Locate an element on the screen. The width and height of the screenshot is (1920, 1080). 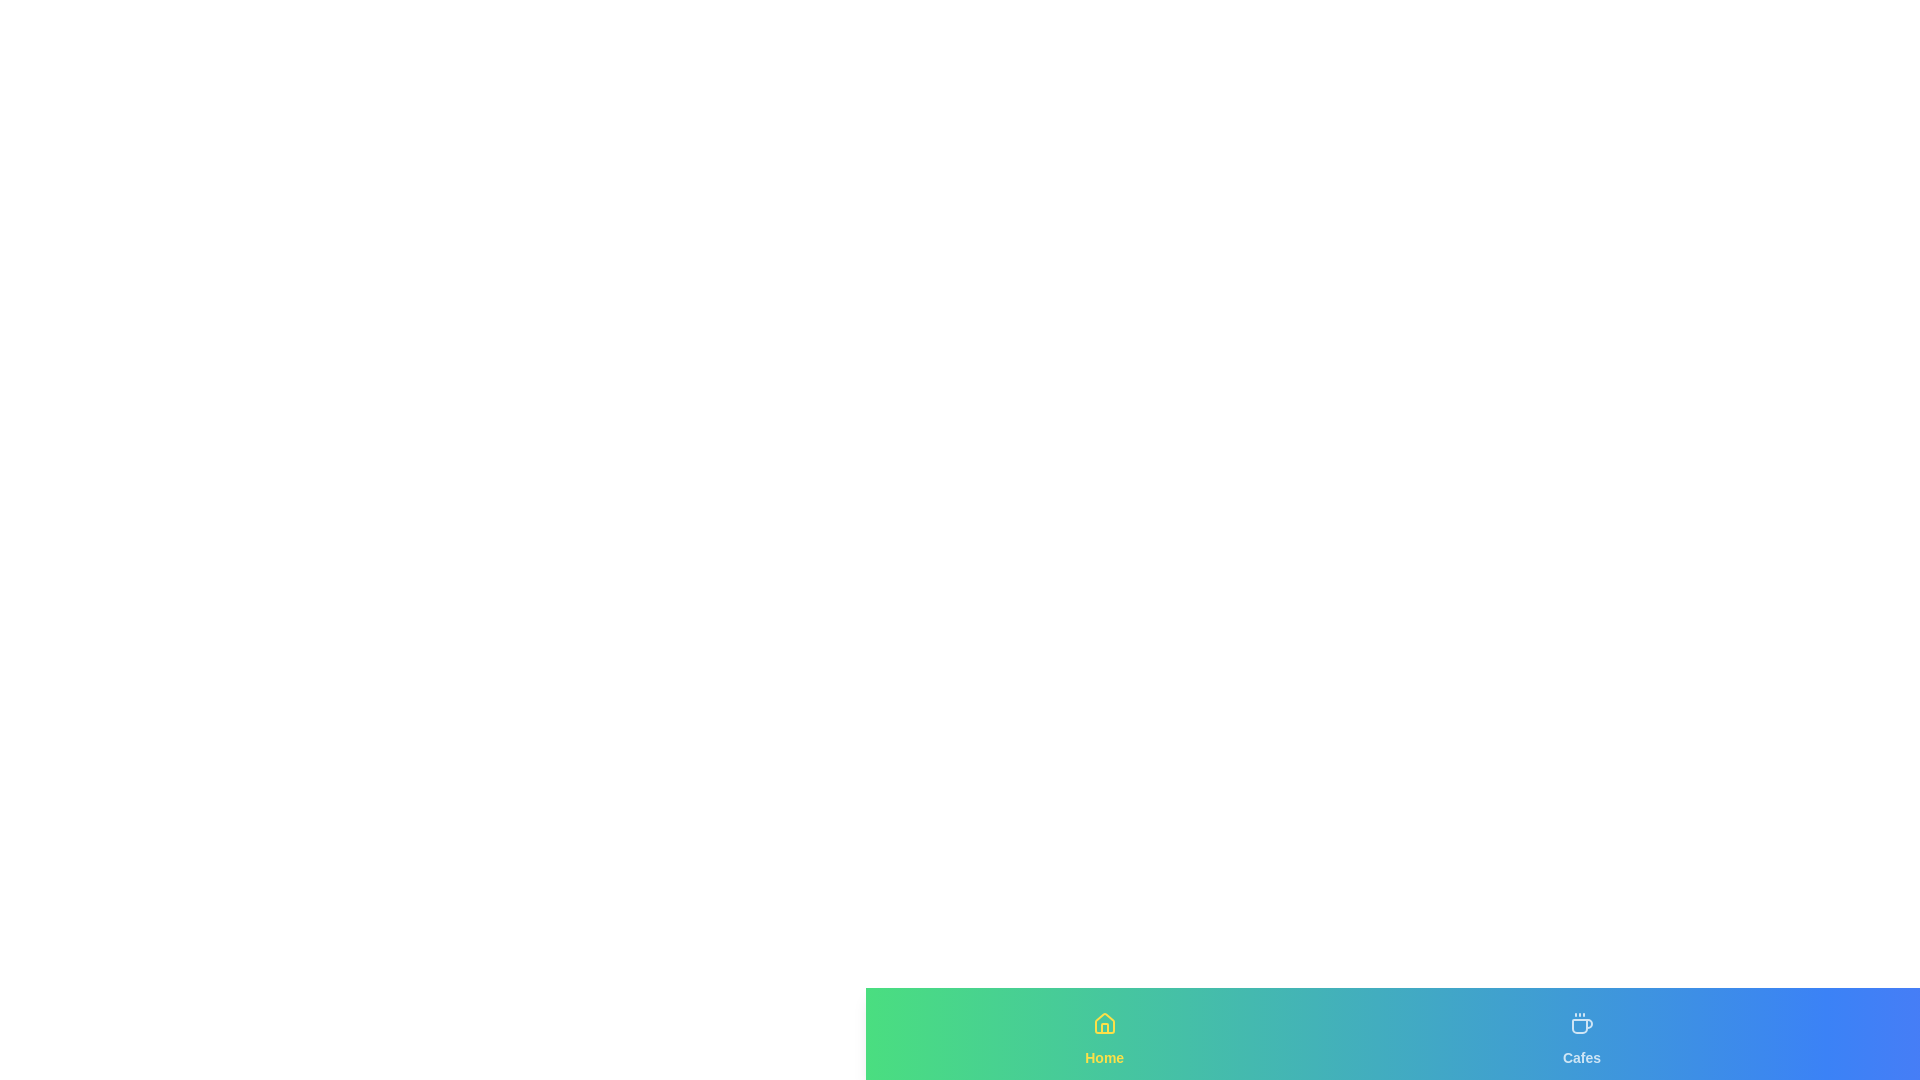
the 'Cafes' tab located at the bottom navigation bar is located at coordinates (1581, 1033).